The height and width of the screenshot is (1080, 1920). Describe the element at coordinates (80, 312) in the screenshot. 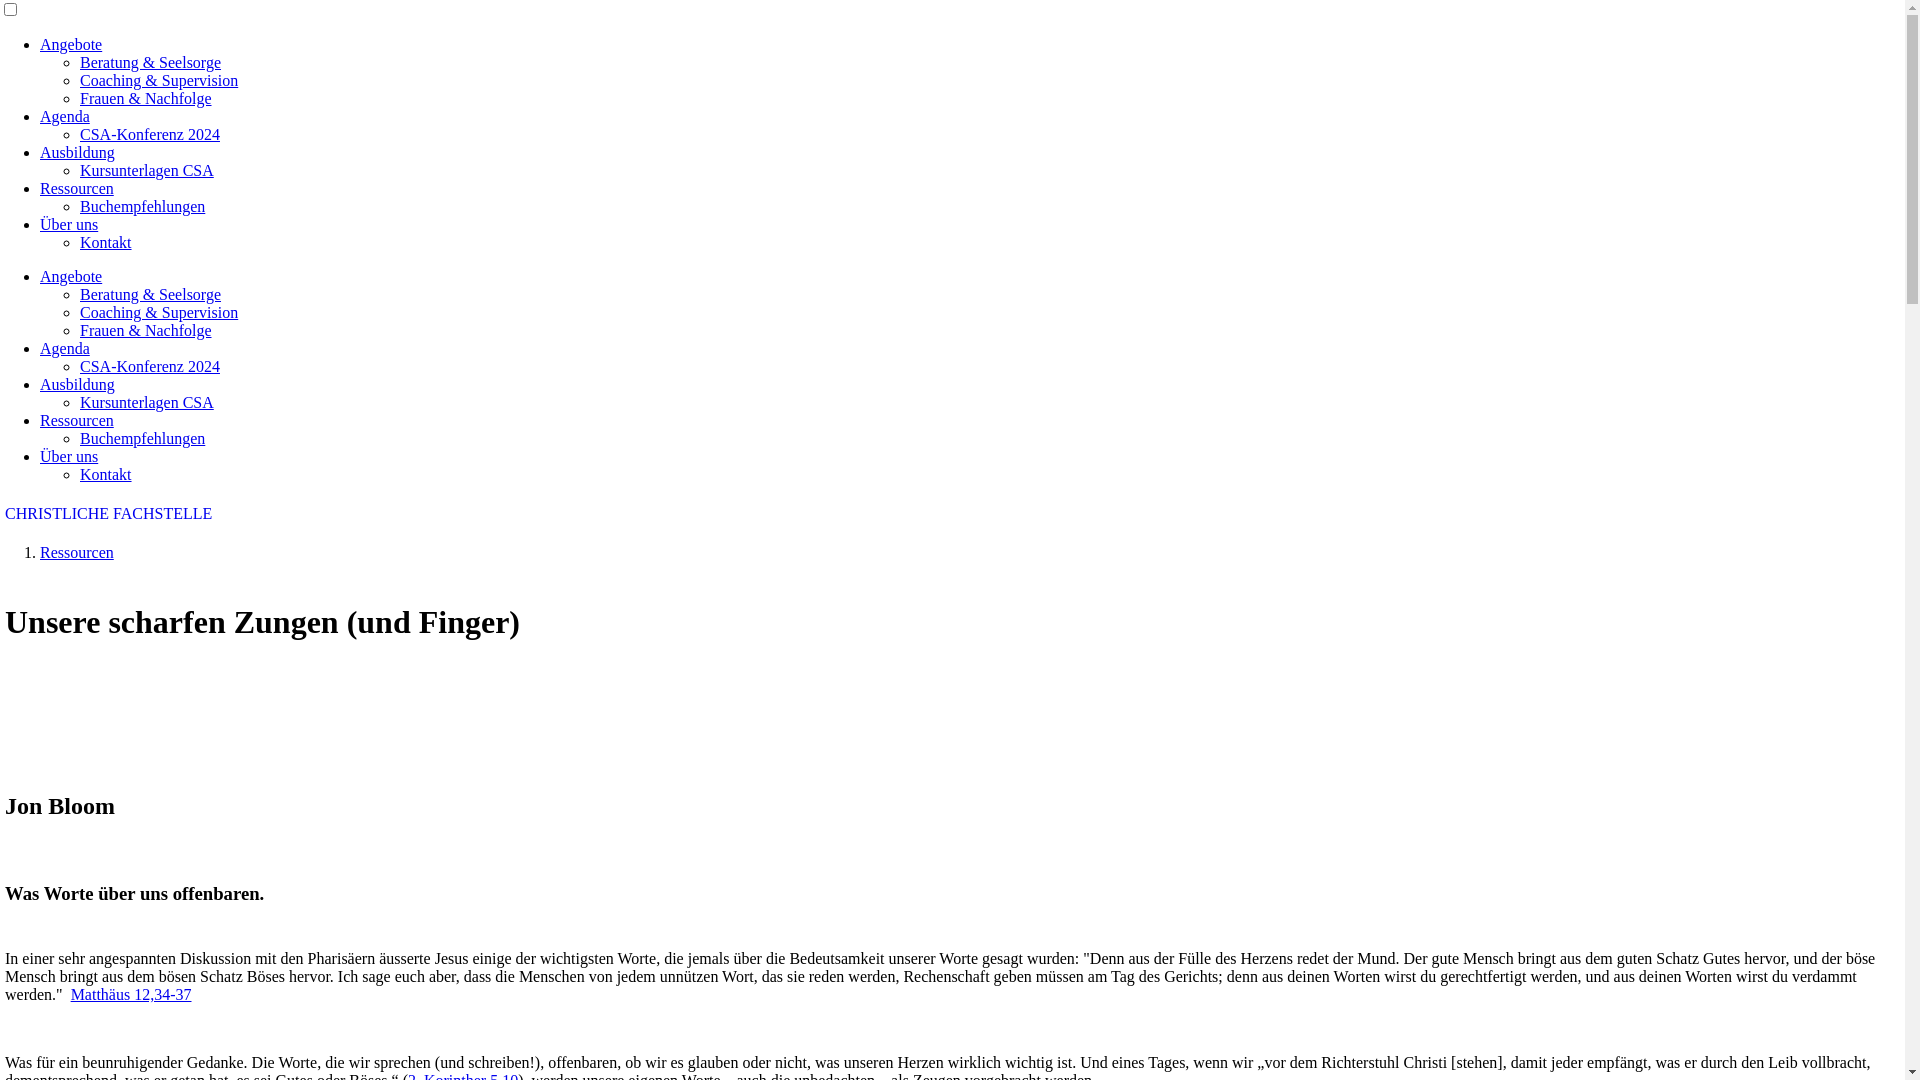

I see `'Coaching & Supervision'` at that location.